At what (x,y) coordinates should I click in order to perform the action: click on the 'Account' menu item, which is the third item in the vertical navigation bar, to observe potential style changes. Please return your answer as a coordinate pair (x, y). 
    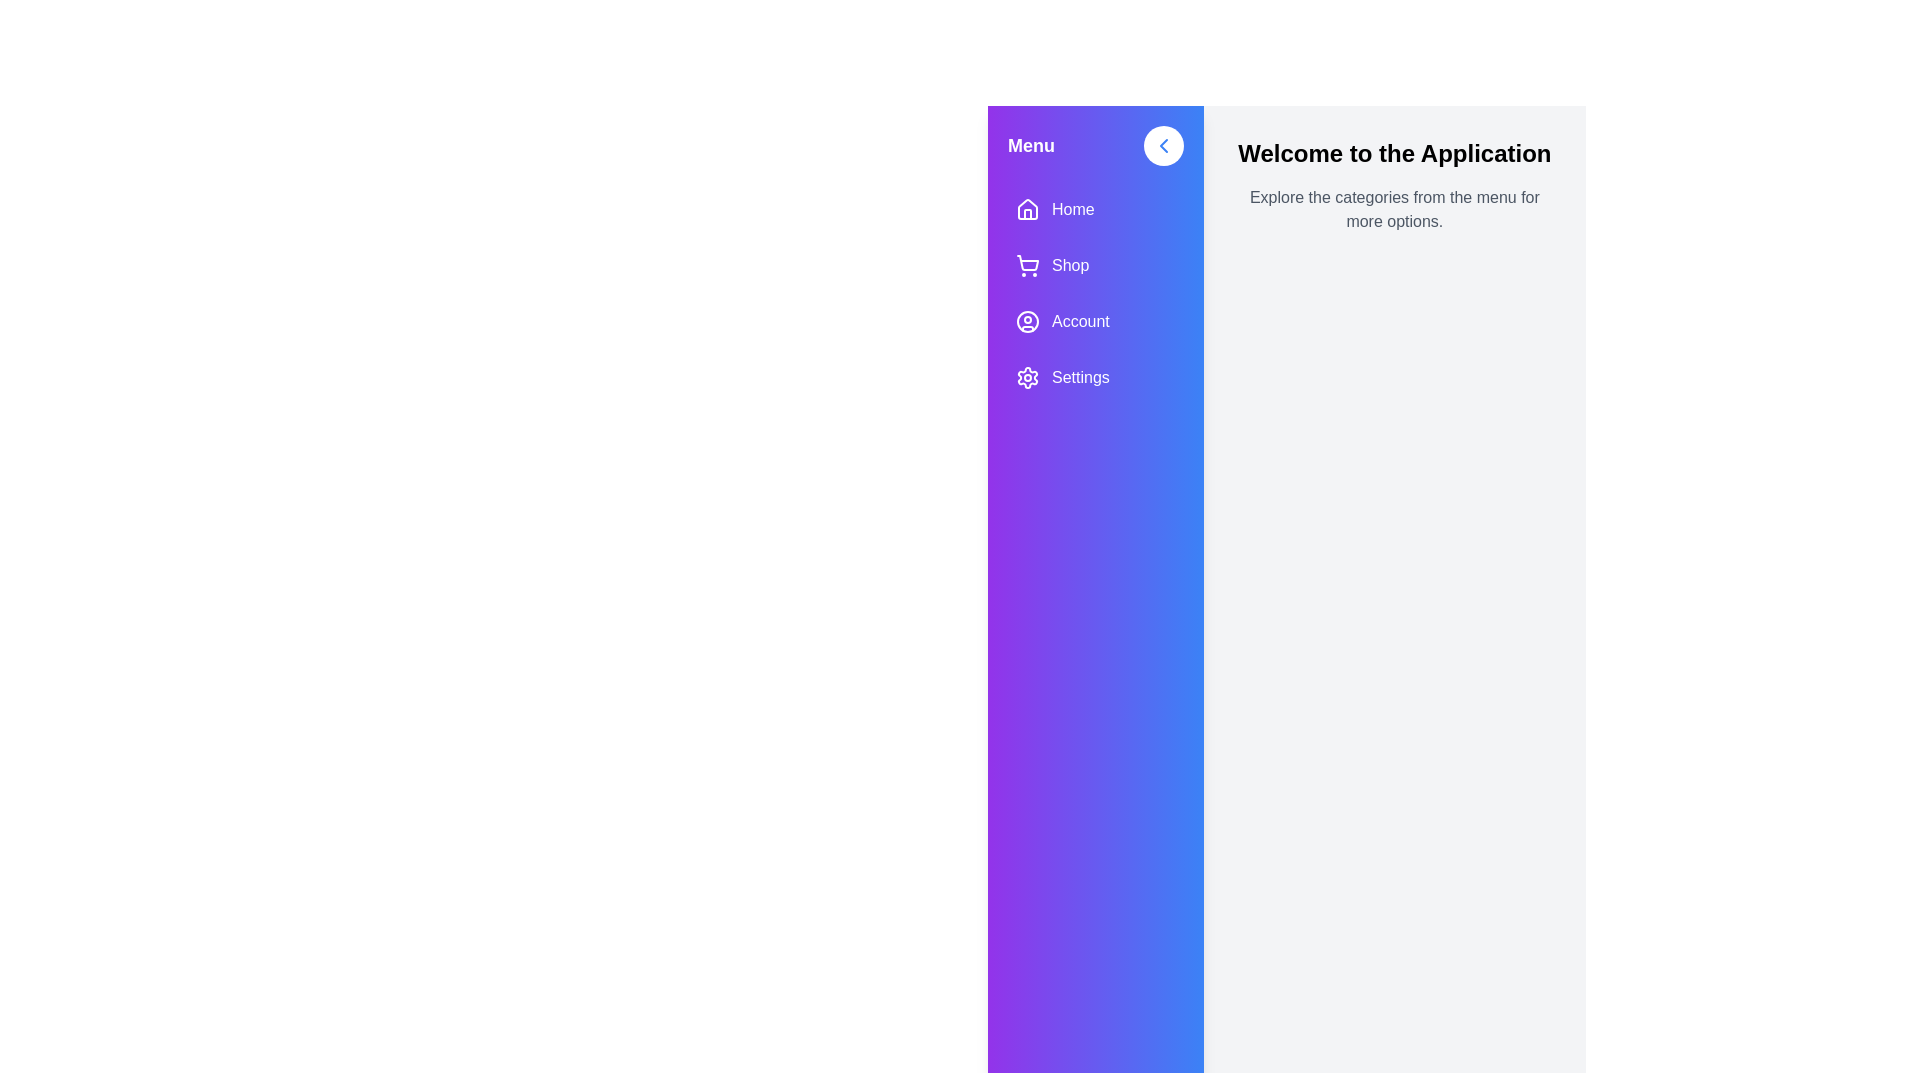
    Looking at the image, I should click on (1094, 320).